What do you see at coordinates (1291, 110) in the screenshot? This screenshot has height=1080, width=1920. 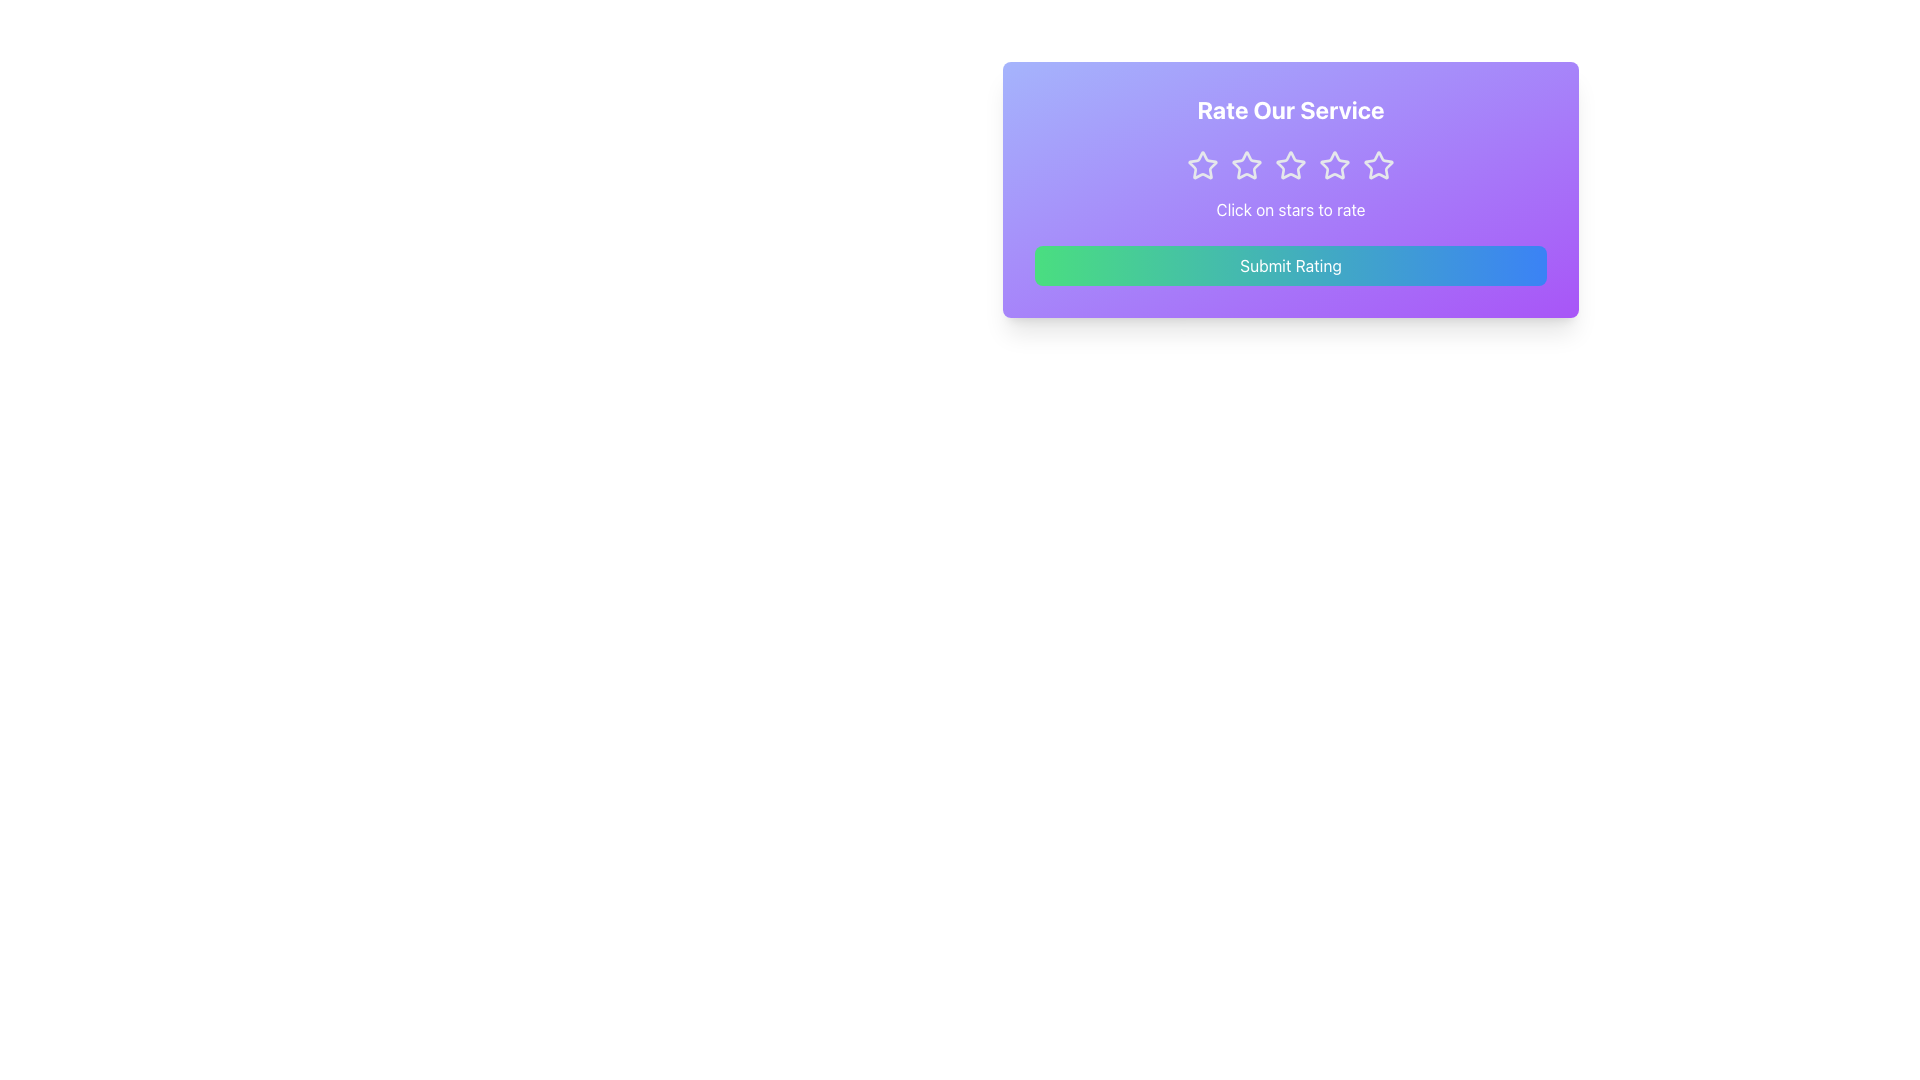 I see `title text located at the top of the gradient purple card, which solicits a service rating from the user` at bounding box center [1291, 110].